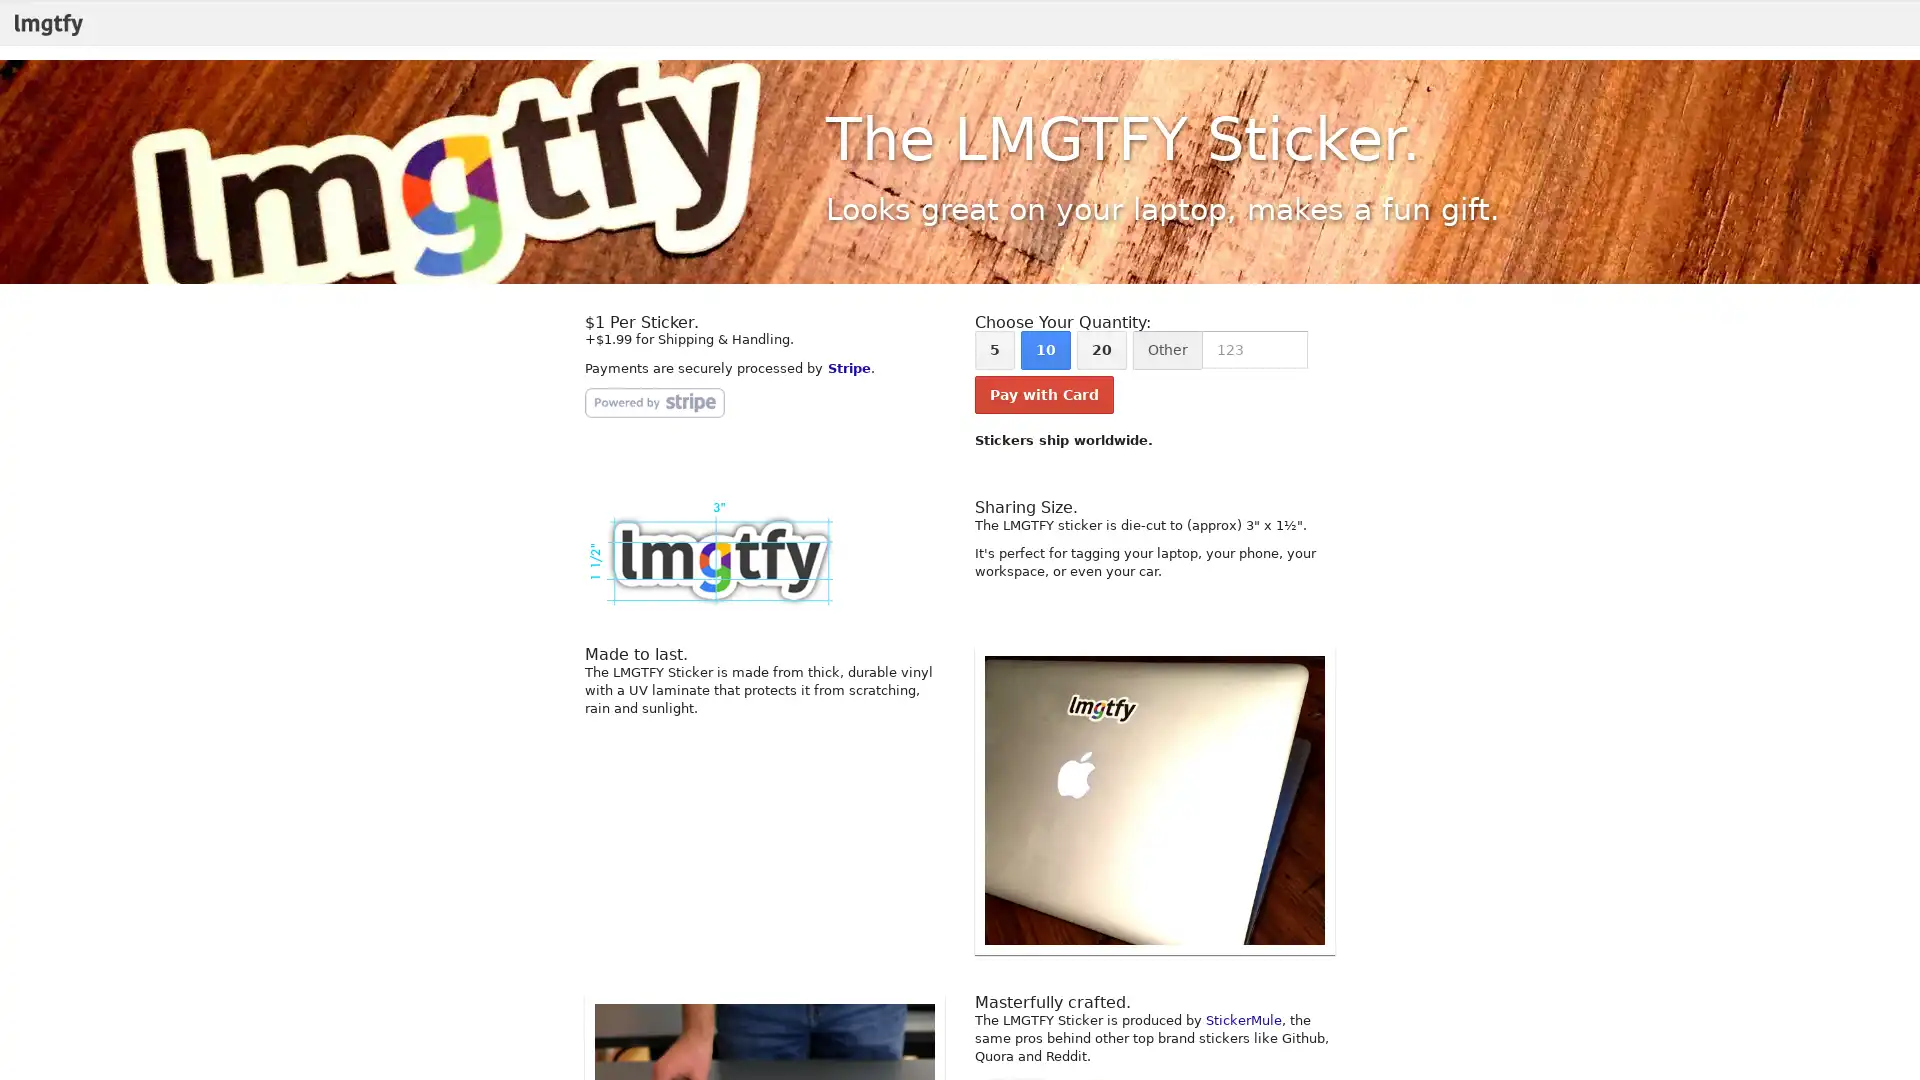 This screenshot has width=1920, height=1080. What do you see at coordinates (1043, 393) in the screenshot?
I see `Pay with Card` at bounding box center [1043, 393].